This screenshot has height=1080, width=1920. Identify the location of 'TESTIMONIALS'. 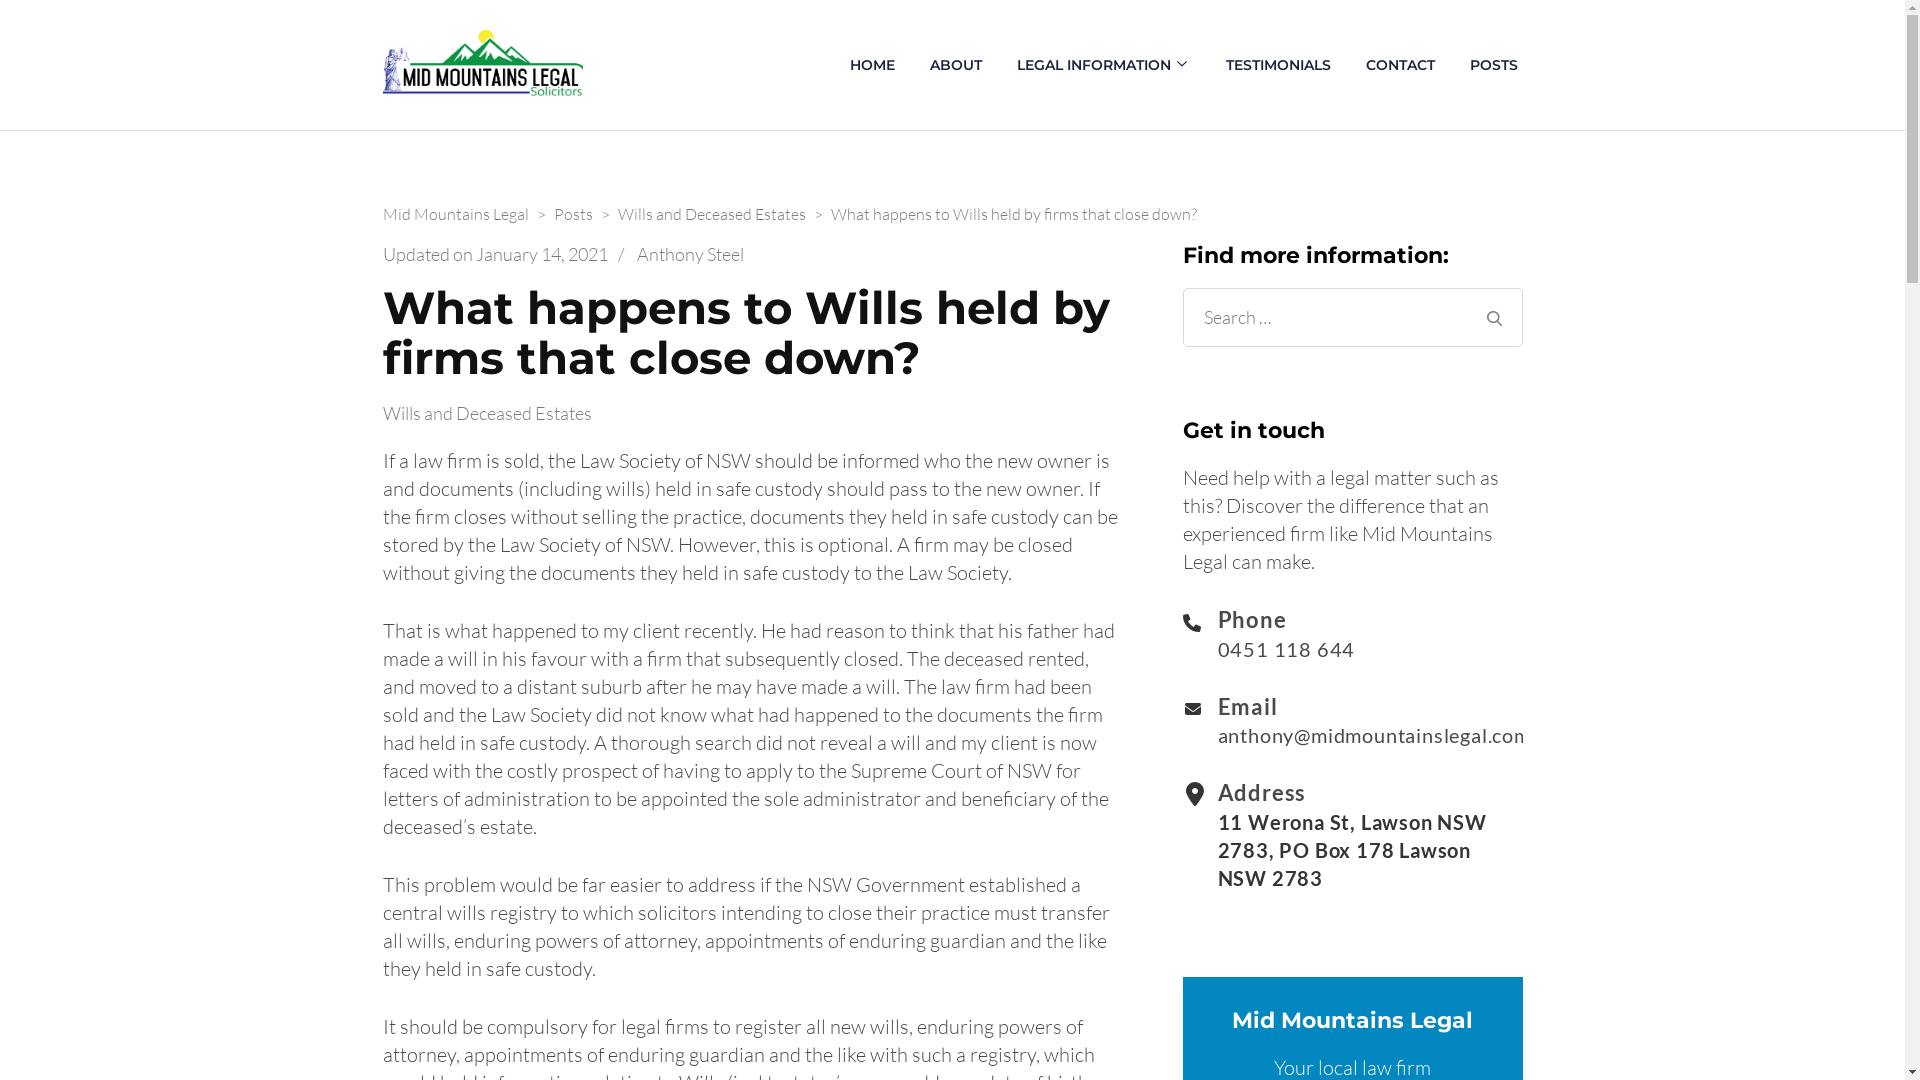
(1276, 64).